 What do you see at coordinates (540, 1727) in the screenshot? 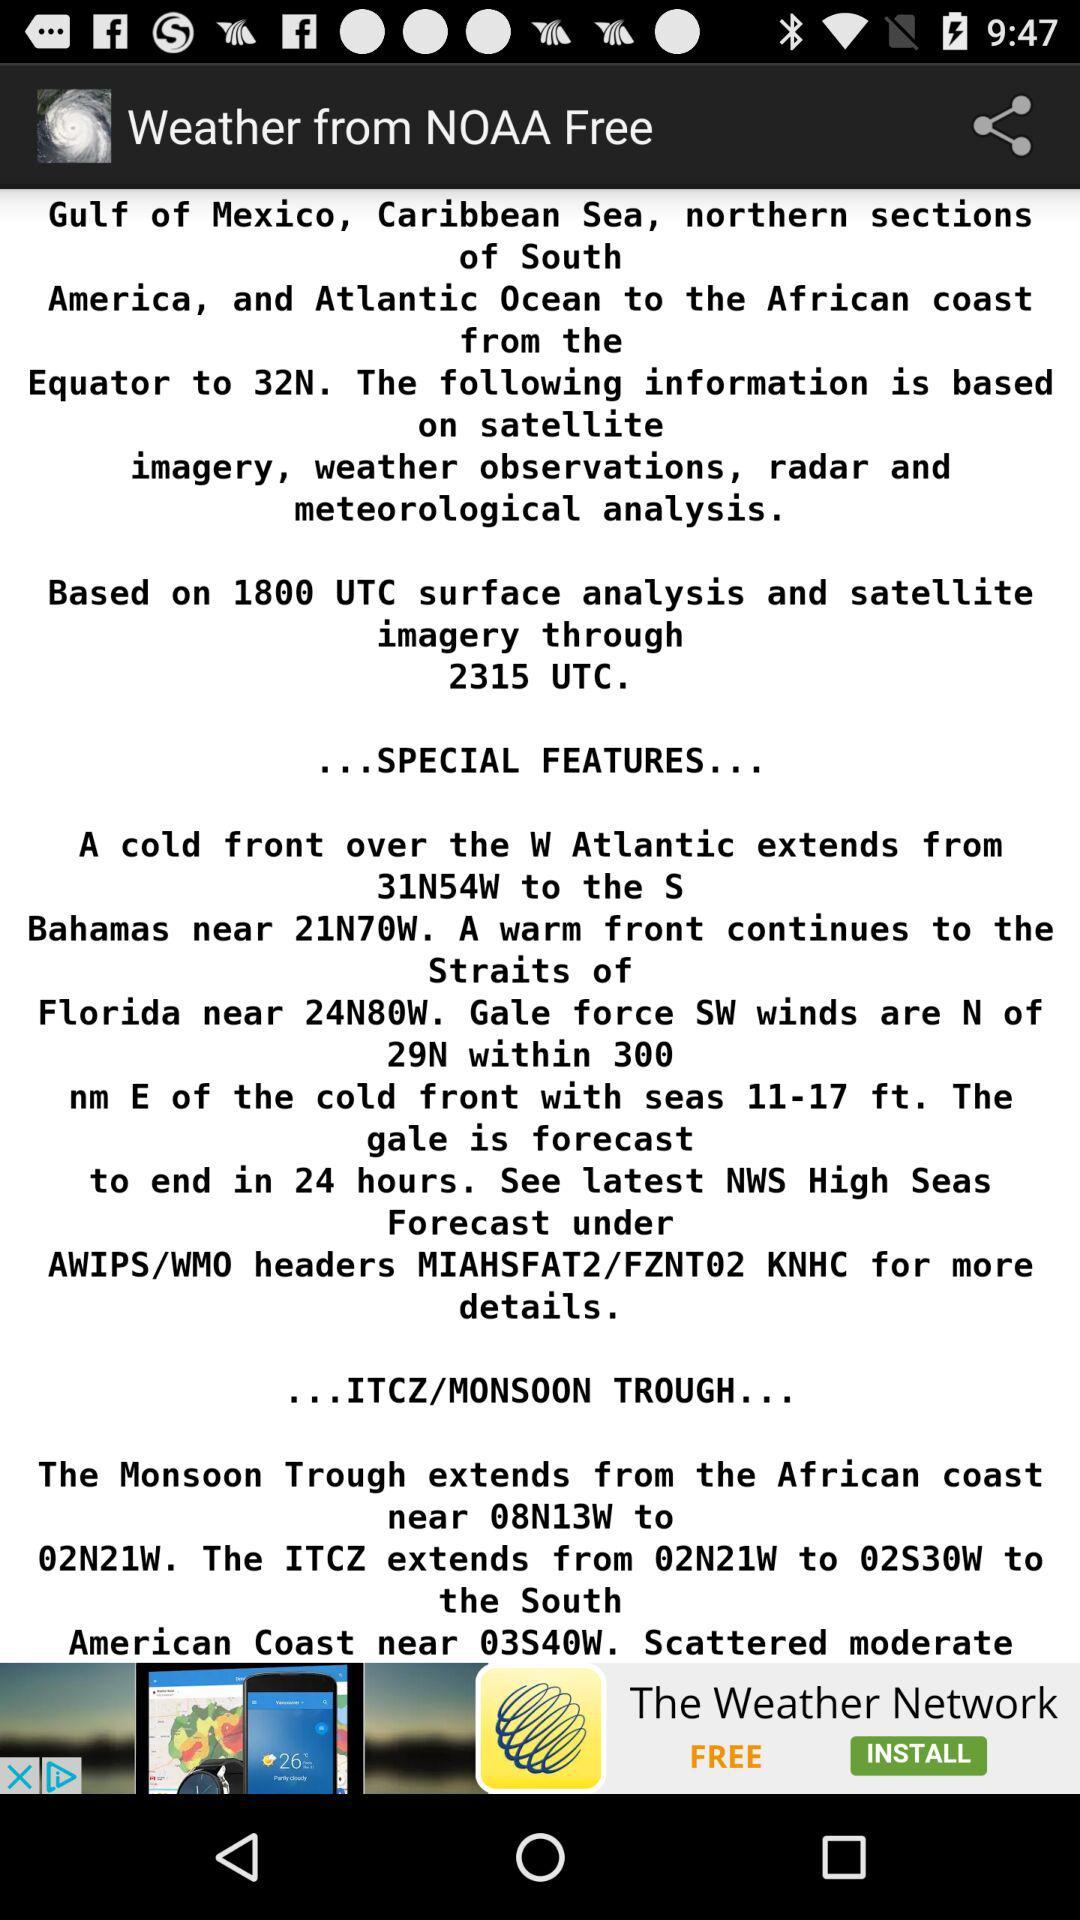
I see `for adverisment` at bounding box center [540, 1727].